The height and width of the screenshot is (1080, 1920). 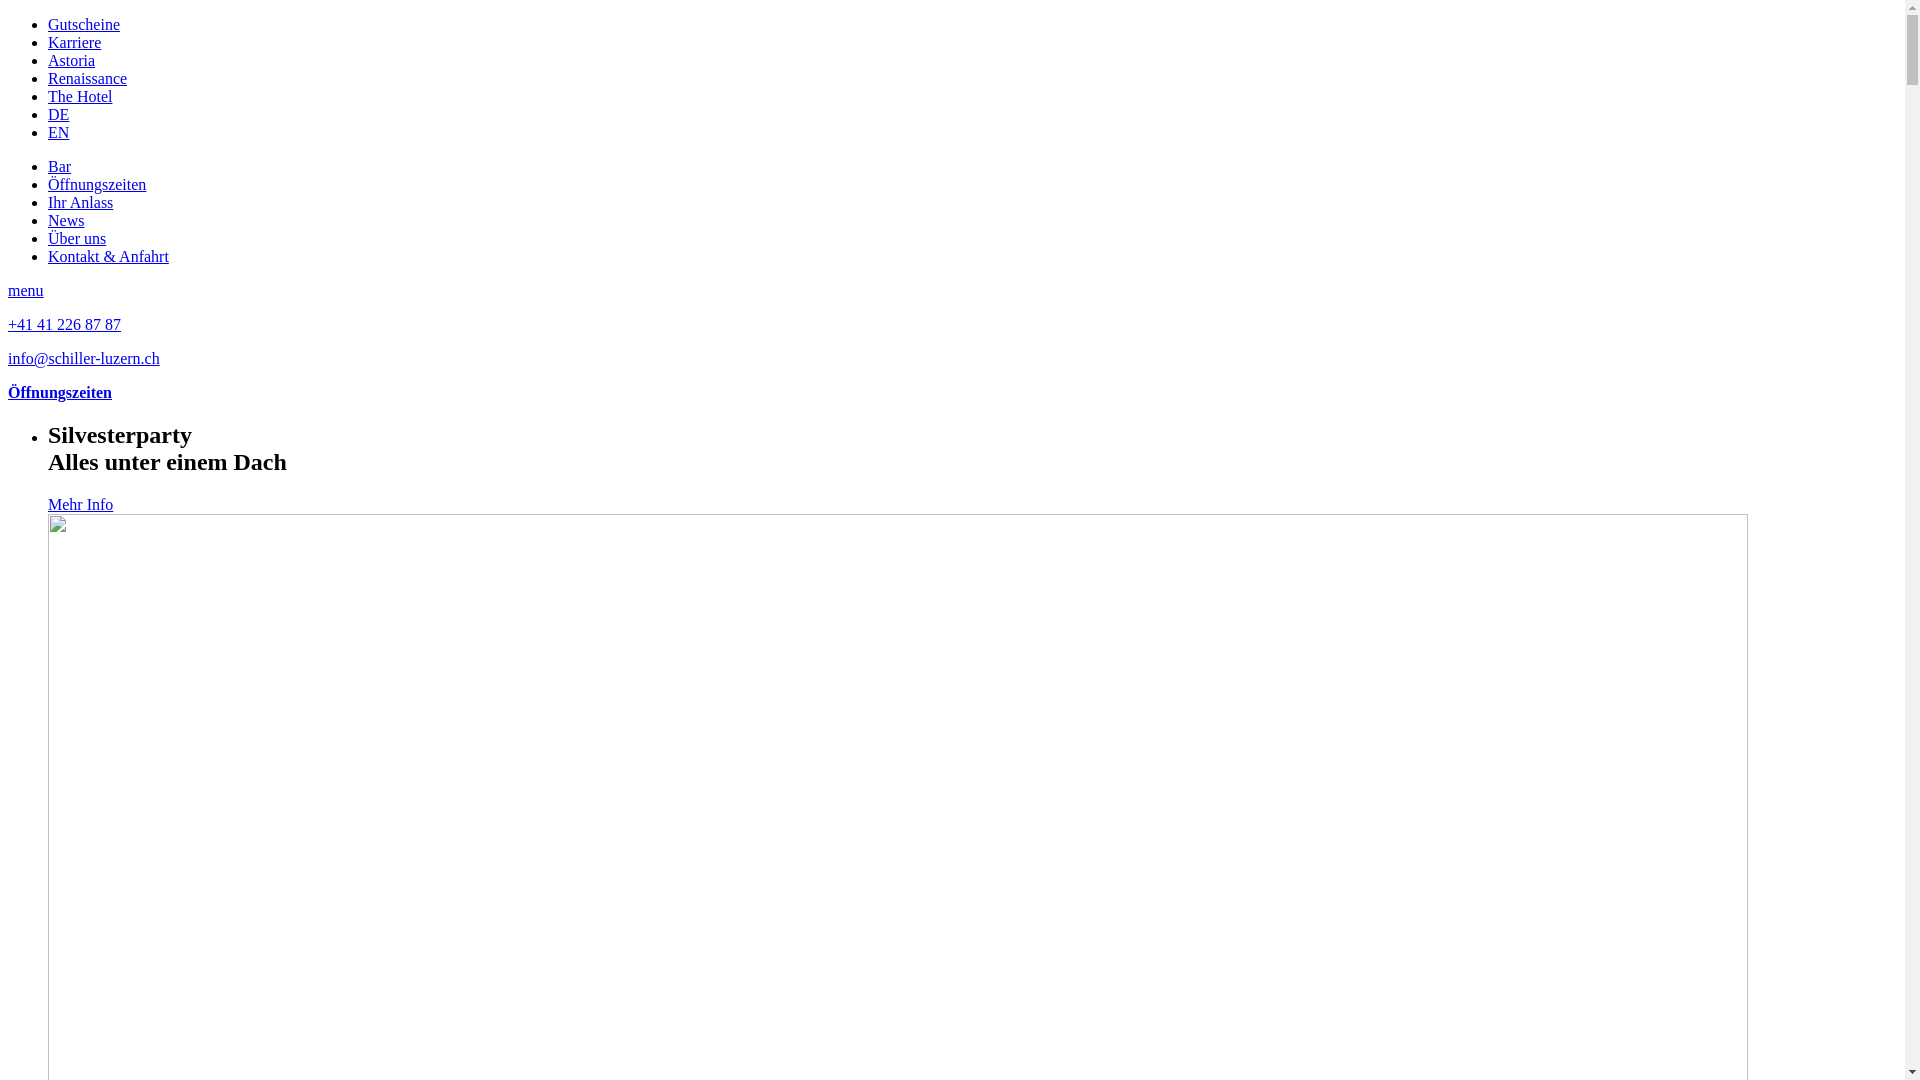 What do you see at coordinates (80, 96) in the screenshot?
I see `'The Hotel'` at bounding box center [80, 96].